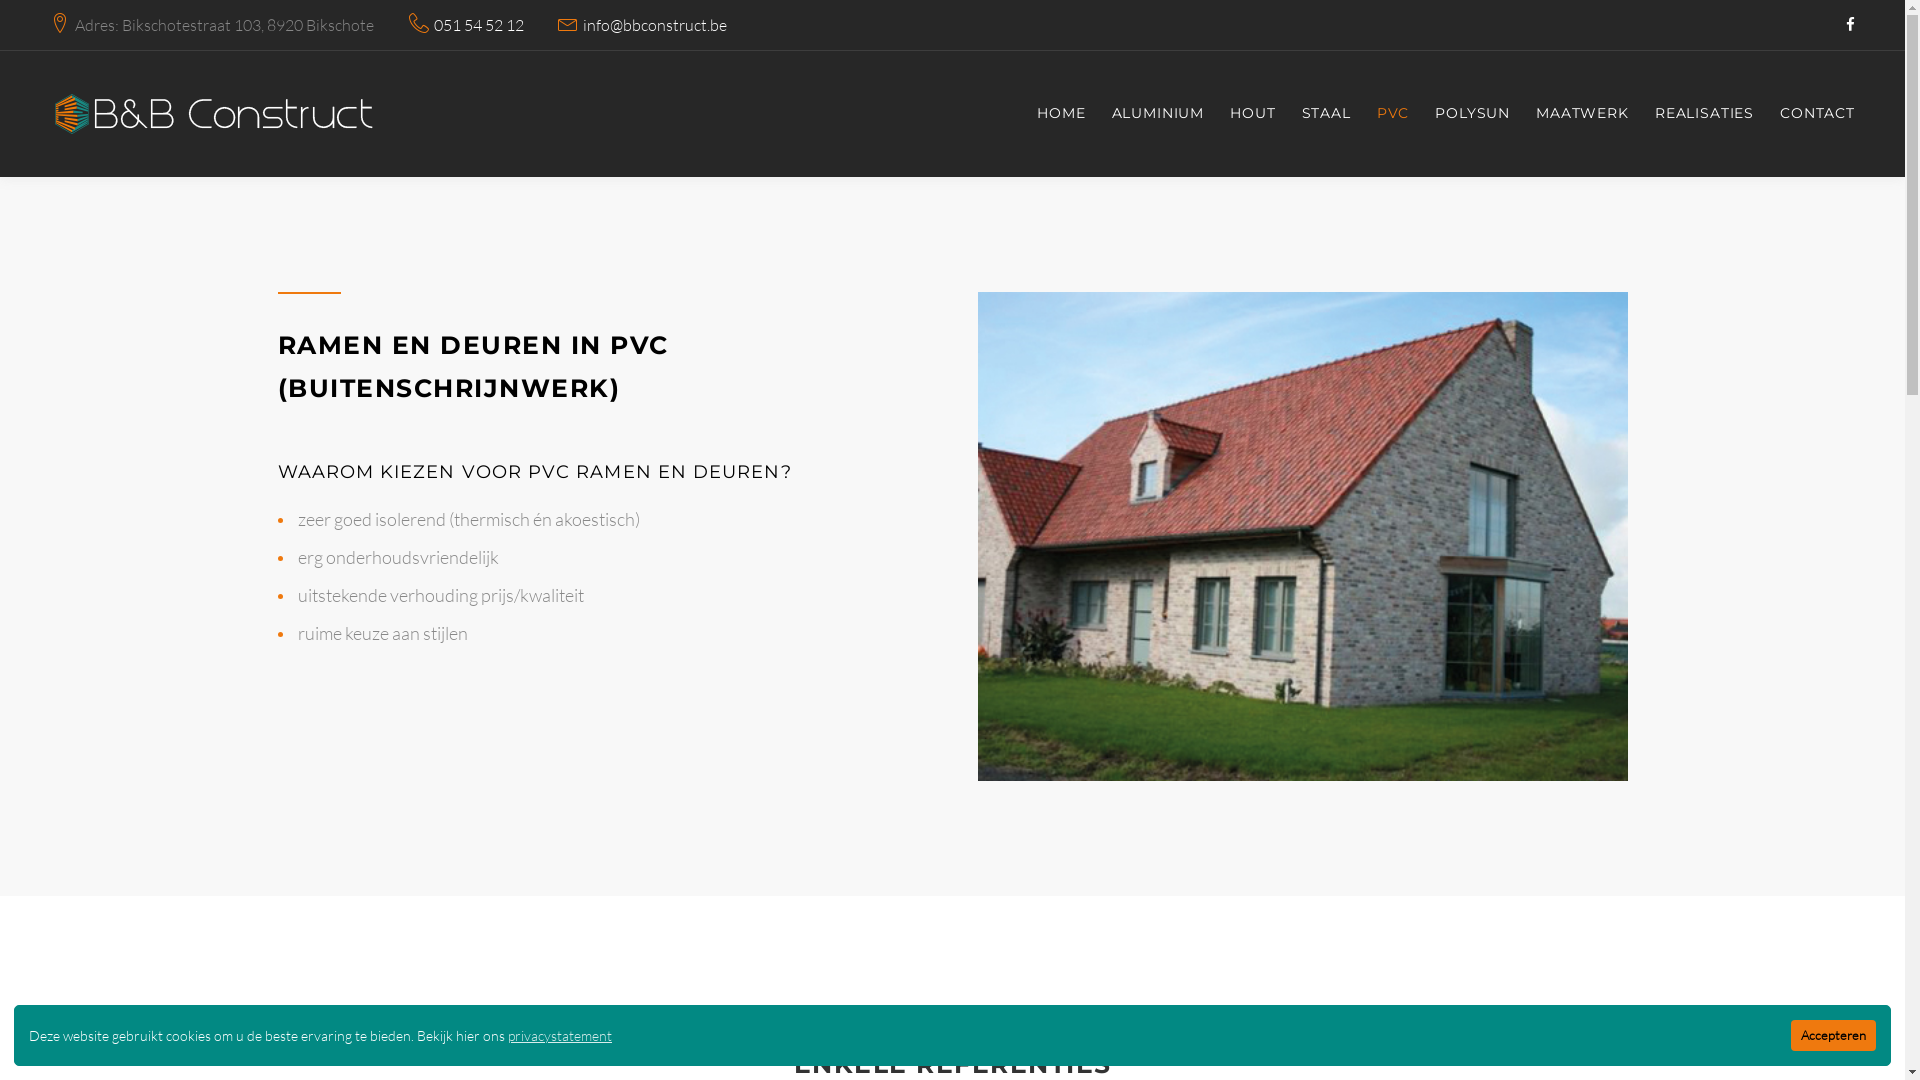  What do you see at coordinates (1326, 114) in the screenshot?
I see `'STAAL'` at bounding box center [1326, 114].